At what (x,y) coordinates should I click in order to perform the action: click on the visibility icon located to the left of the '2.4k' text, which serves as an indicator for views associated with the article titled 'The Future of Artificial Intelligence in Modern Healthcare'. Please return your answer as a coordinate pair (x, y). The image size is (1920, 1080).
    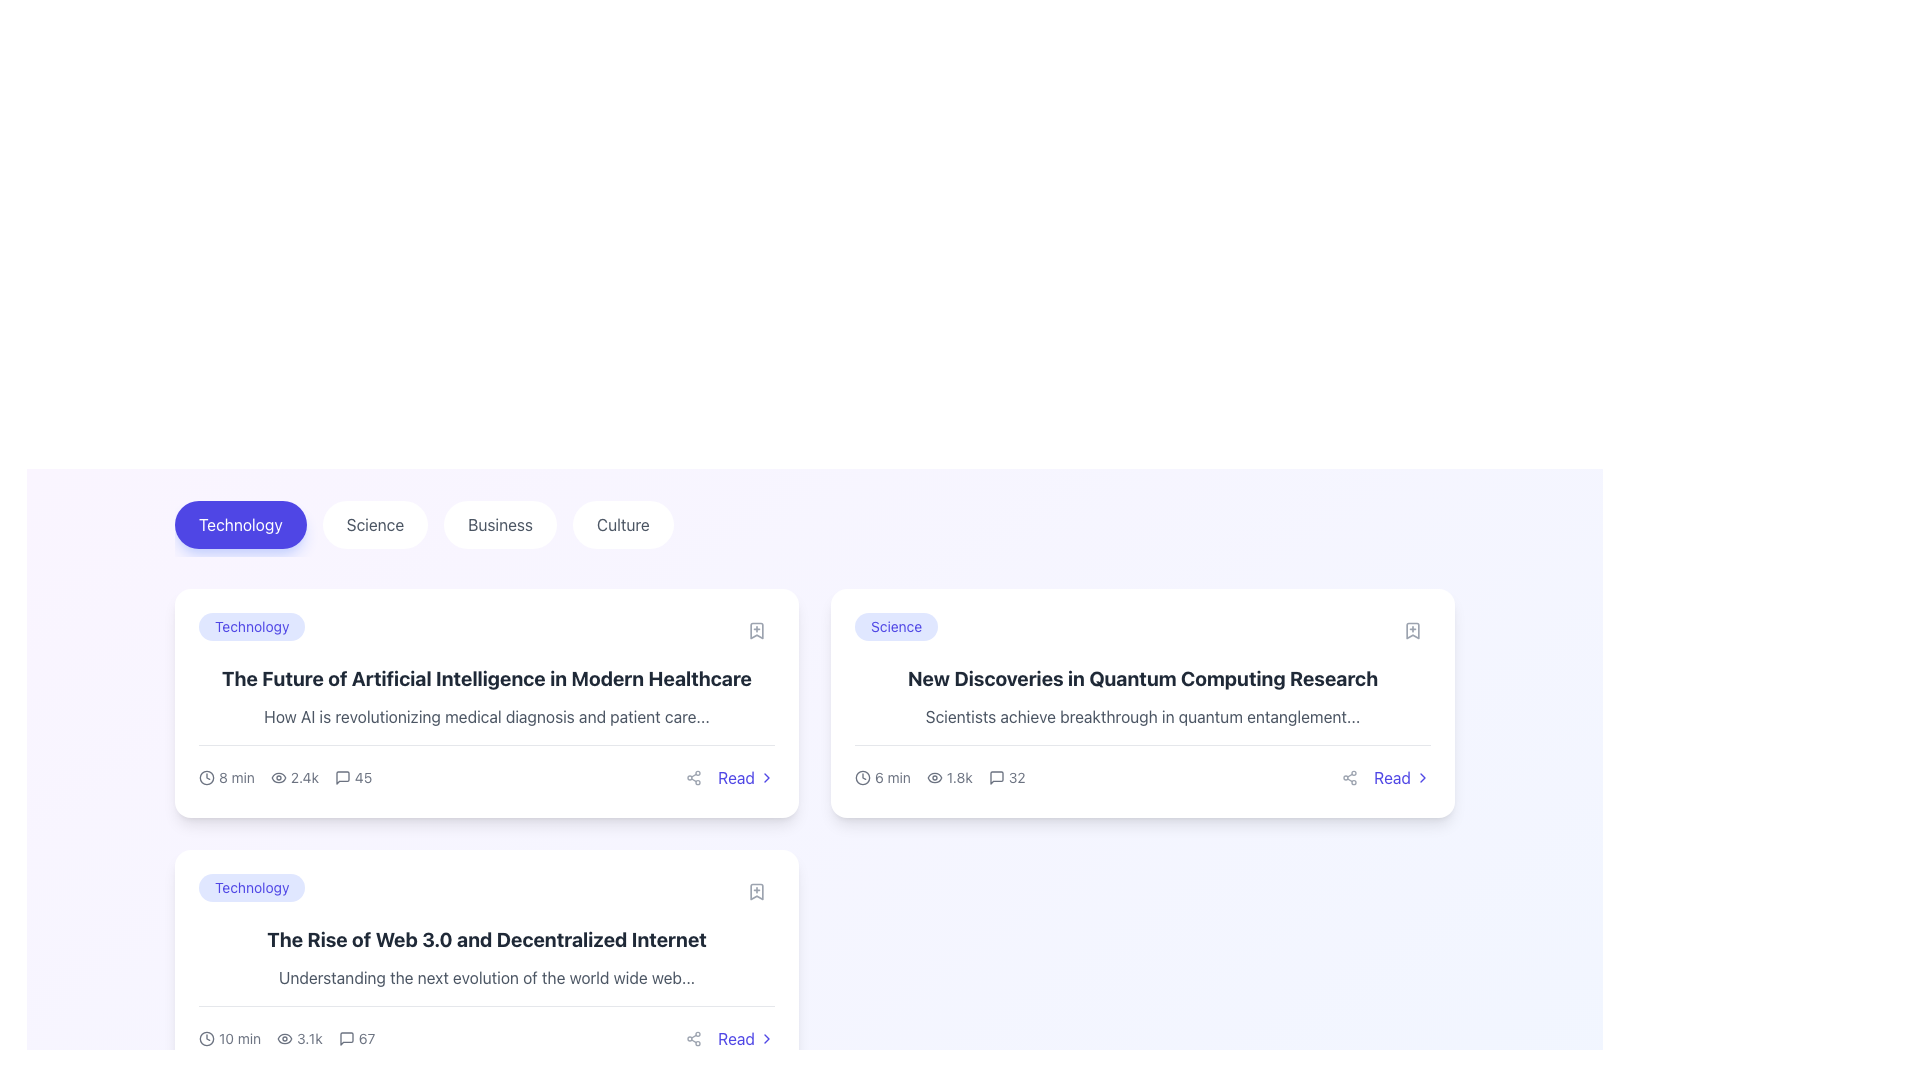
    Looking at the image, I should click on (277, 777).